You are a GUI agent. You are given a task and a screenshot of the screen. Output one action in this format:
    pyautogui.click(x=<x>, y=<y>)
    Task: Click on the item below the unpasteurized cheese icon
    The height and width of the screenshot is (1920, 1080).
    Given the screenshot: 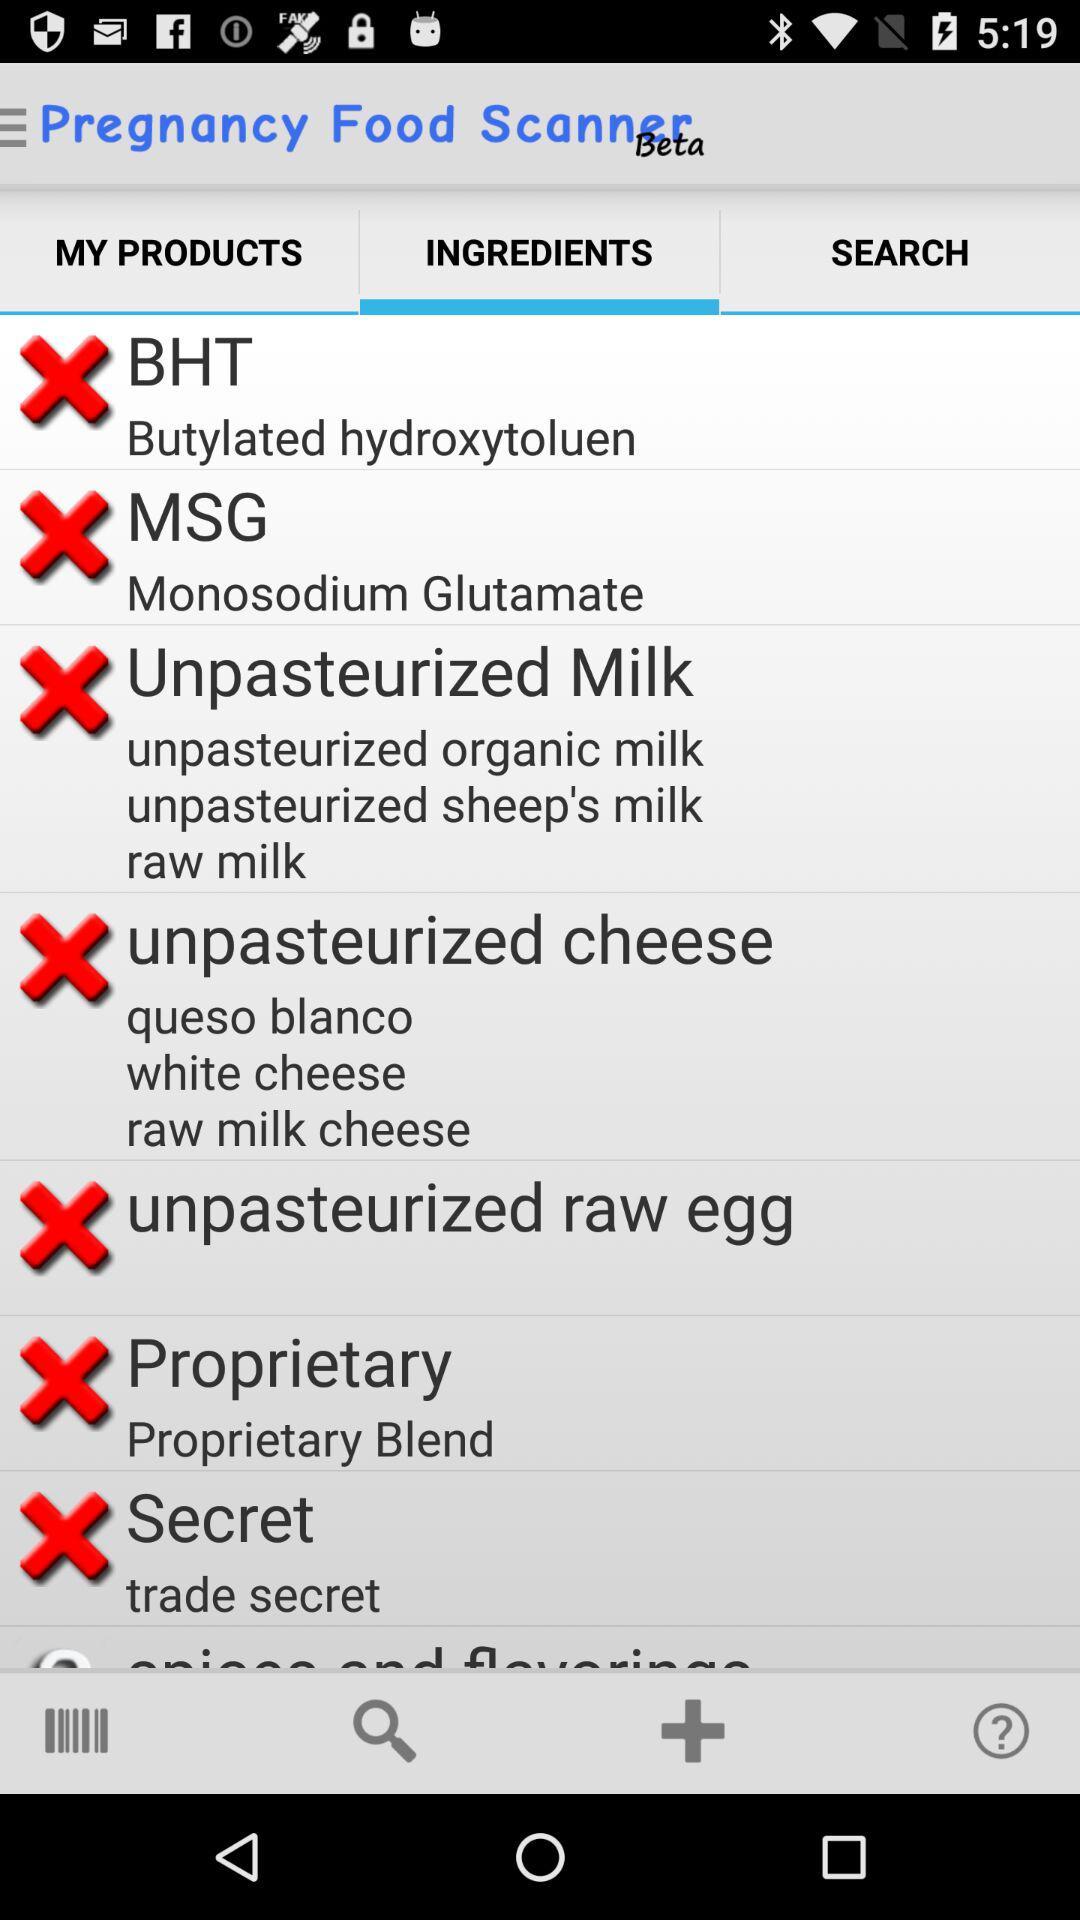 What is the action you would take?
    pyautogui.click(x=298, y=1069)
    